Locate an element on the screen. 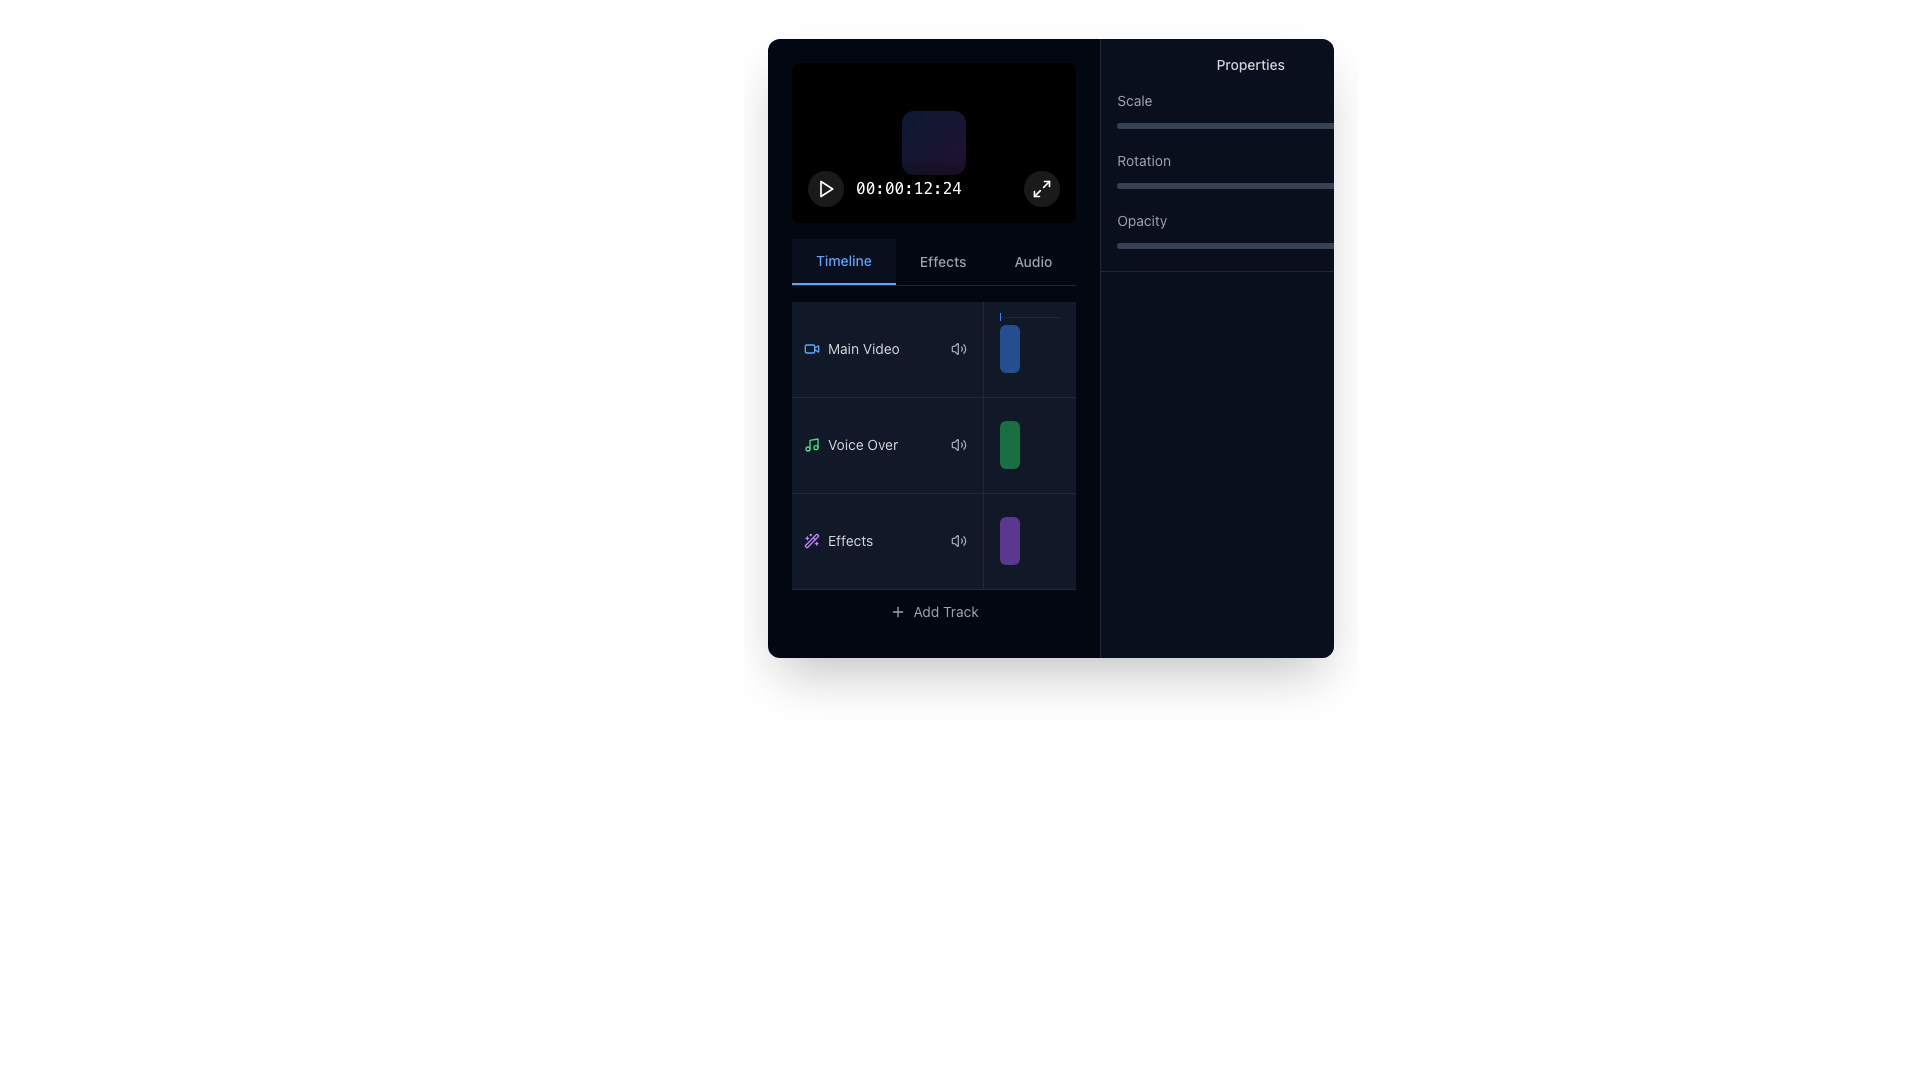 The height and width of the screenshot is (1080, 1920). the text label displaying the current playback time of the video, which is located horizontally centered within the bottom bar of the video player interface is located at coordinates (933, 188).